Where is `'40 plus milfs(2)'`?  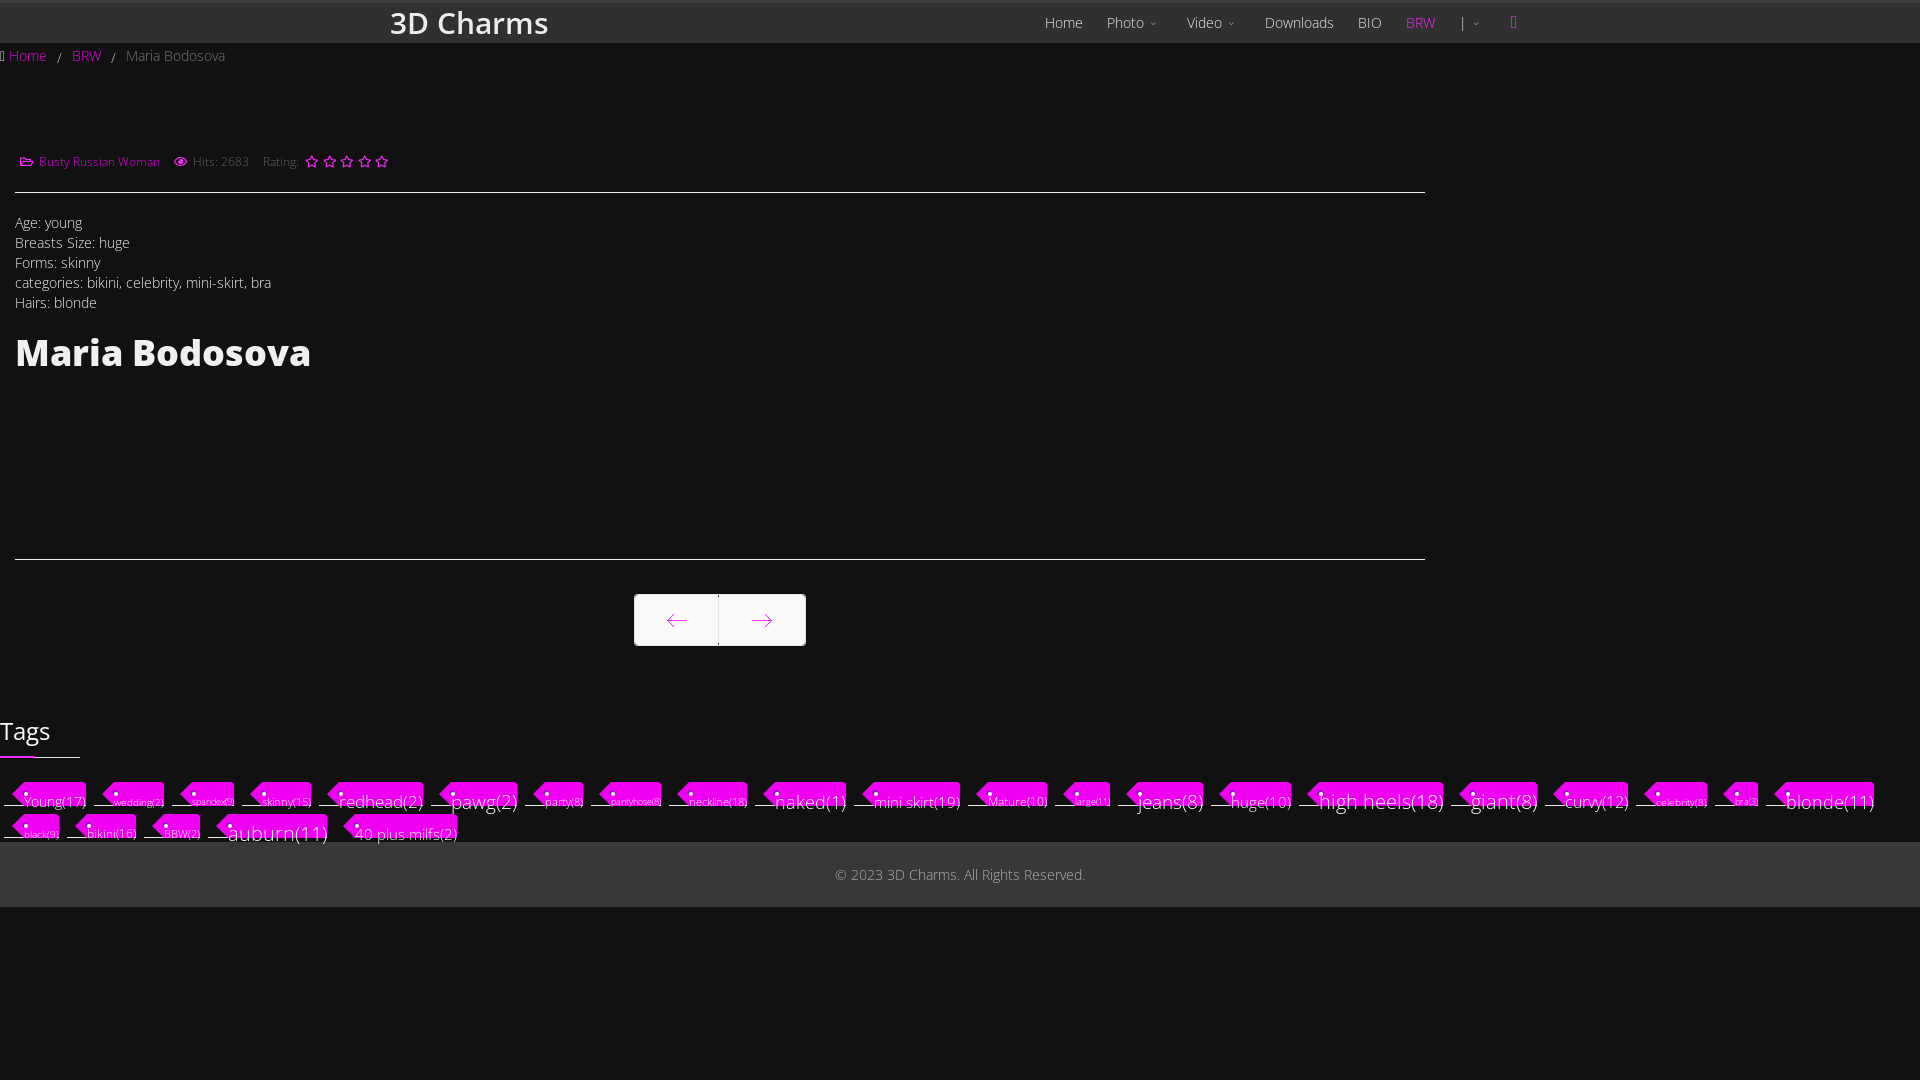 '40 plus milfs(2)' is located at coordinates (355, 825).